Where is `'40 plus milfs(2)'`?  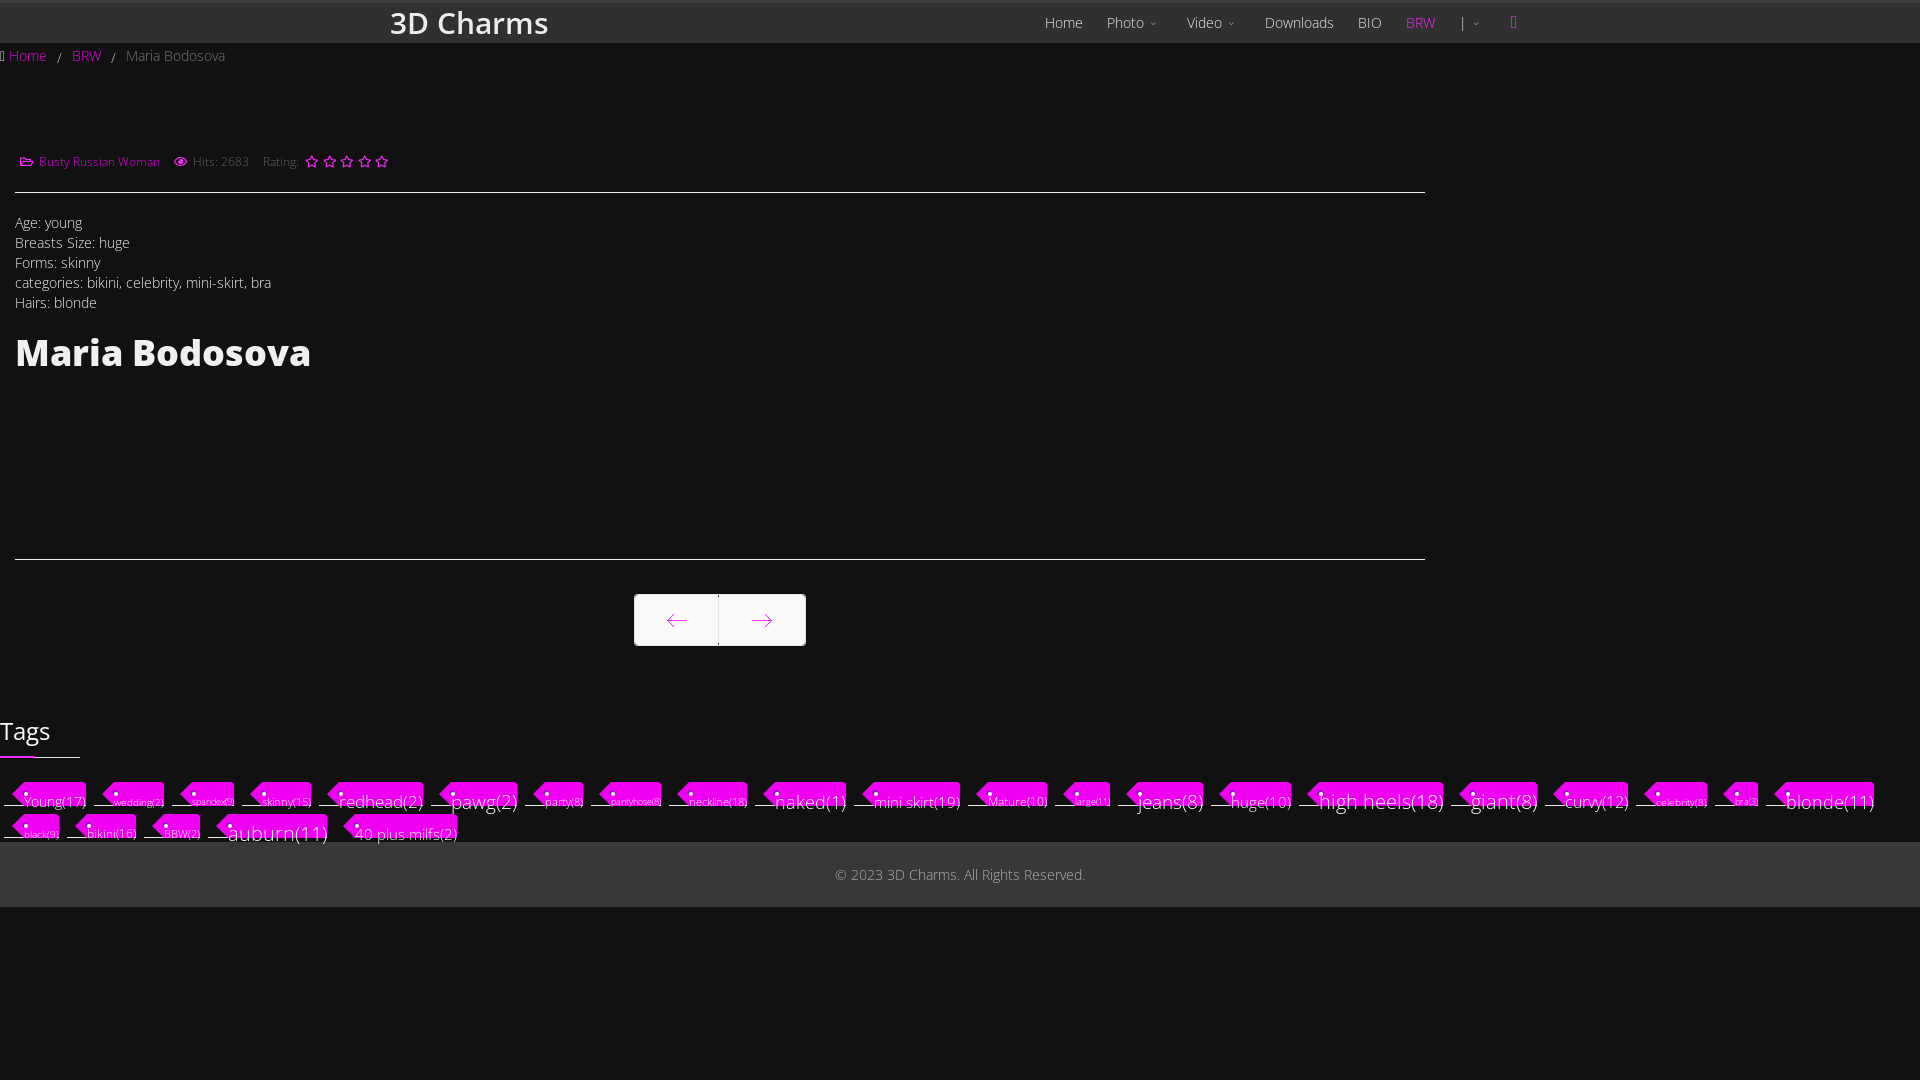 '40 plus milfs(2)' is located at coordinates (355, 825).